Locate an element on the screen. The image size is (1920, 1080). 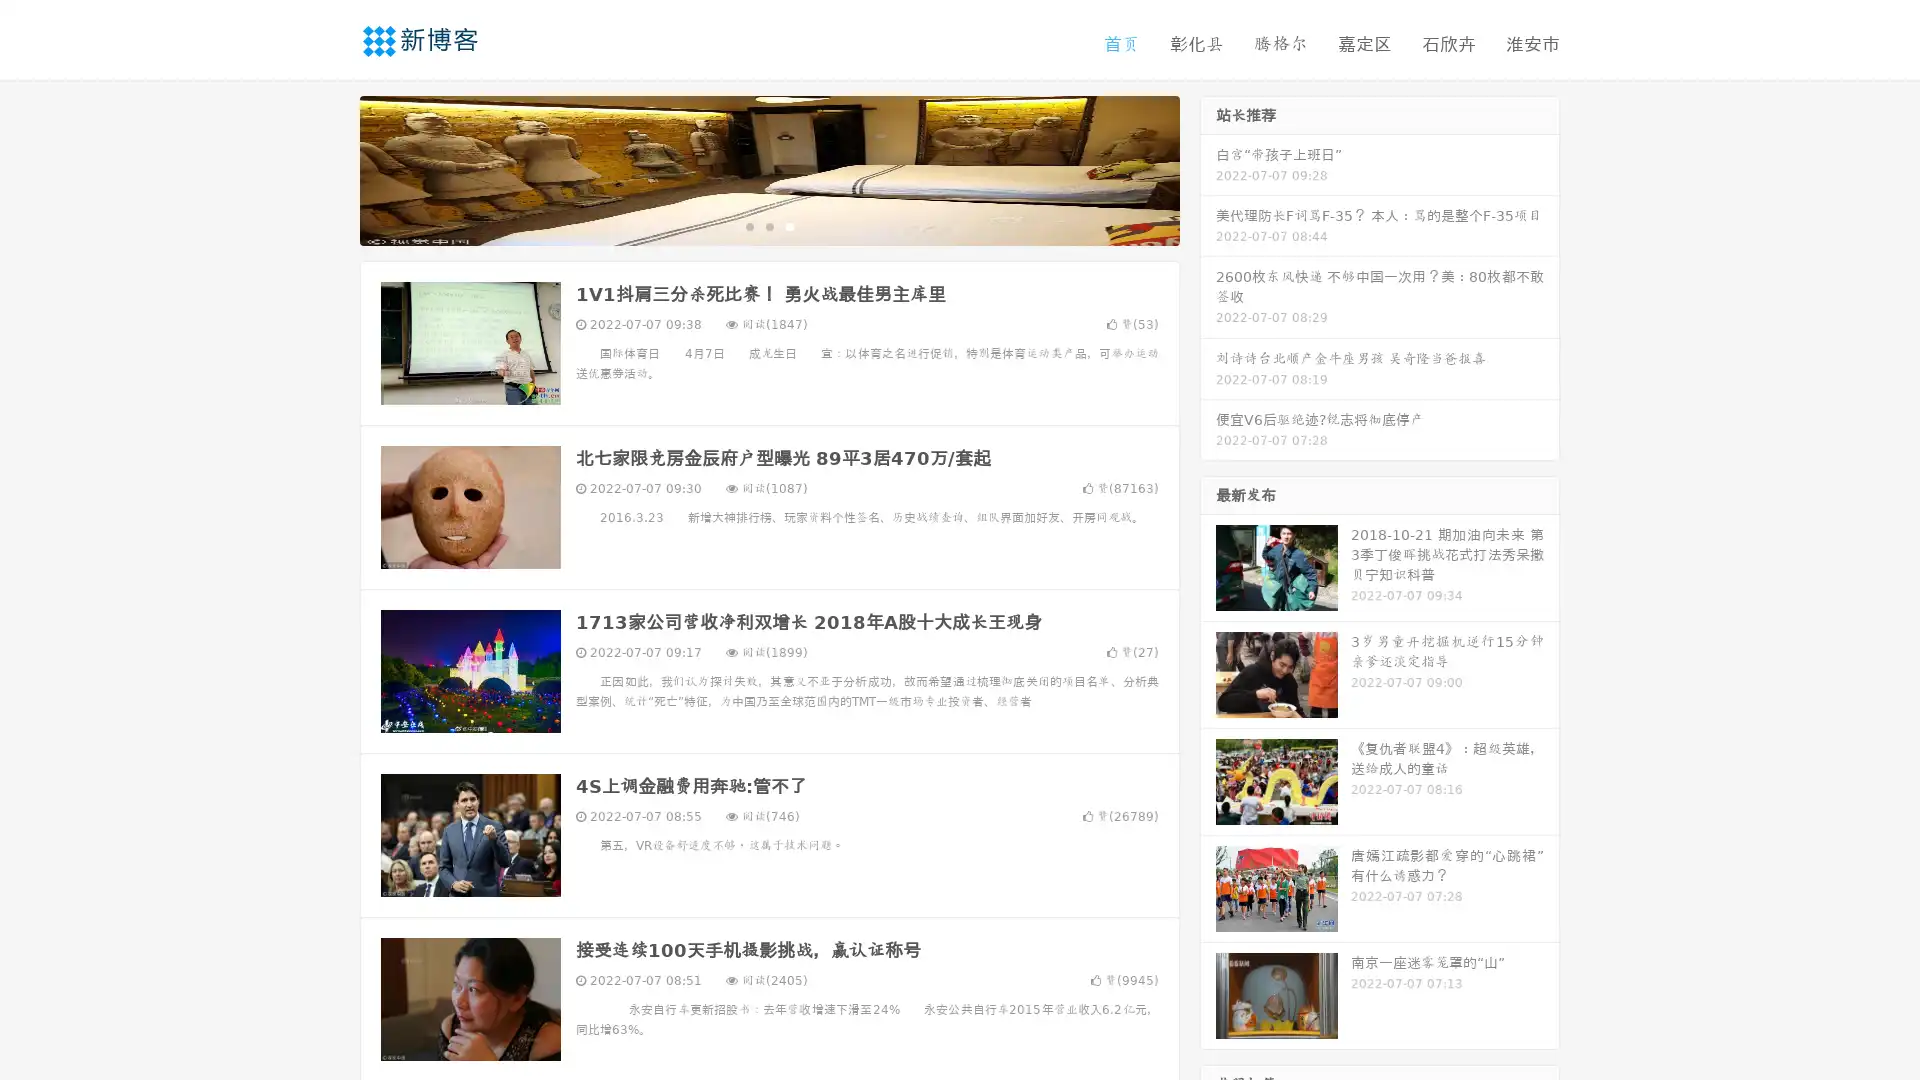
Go to slide 2 is located at coordinates (768, 225).